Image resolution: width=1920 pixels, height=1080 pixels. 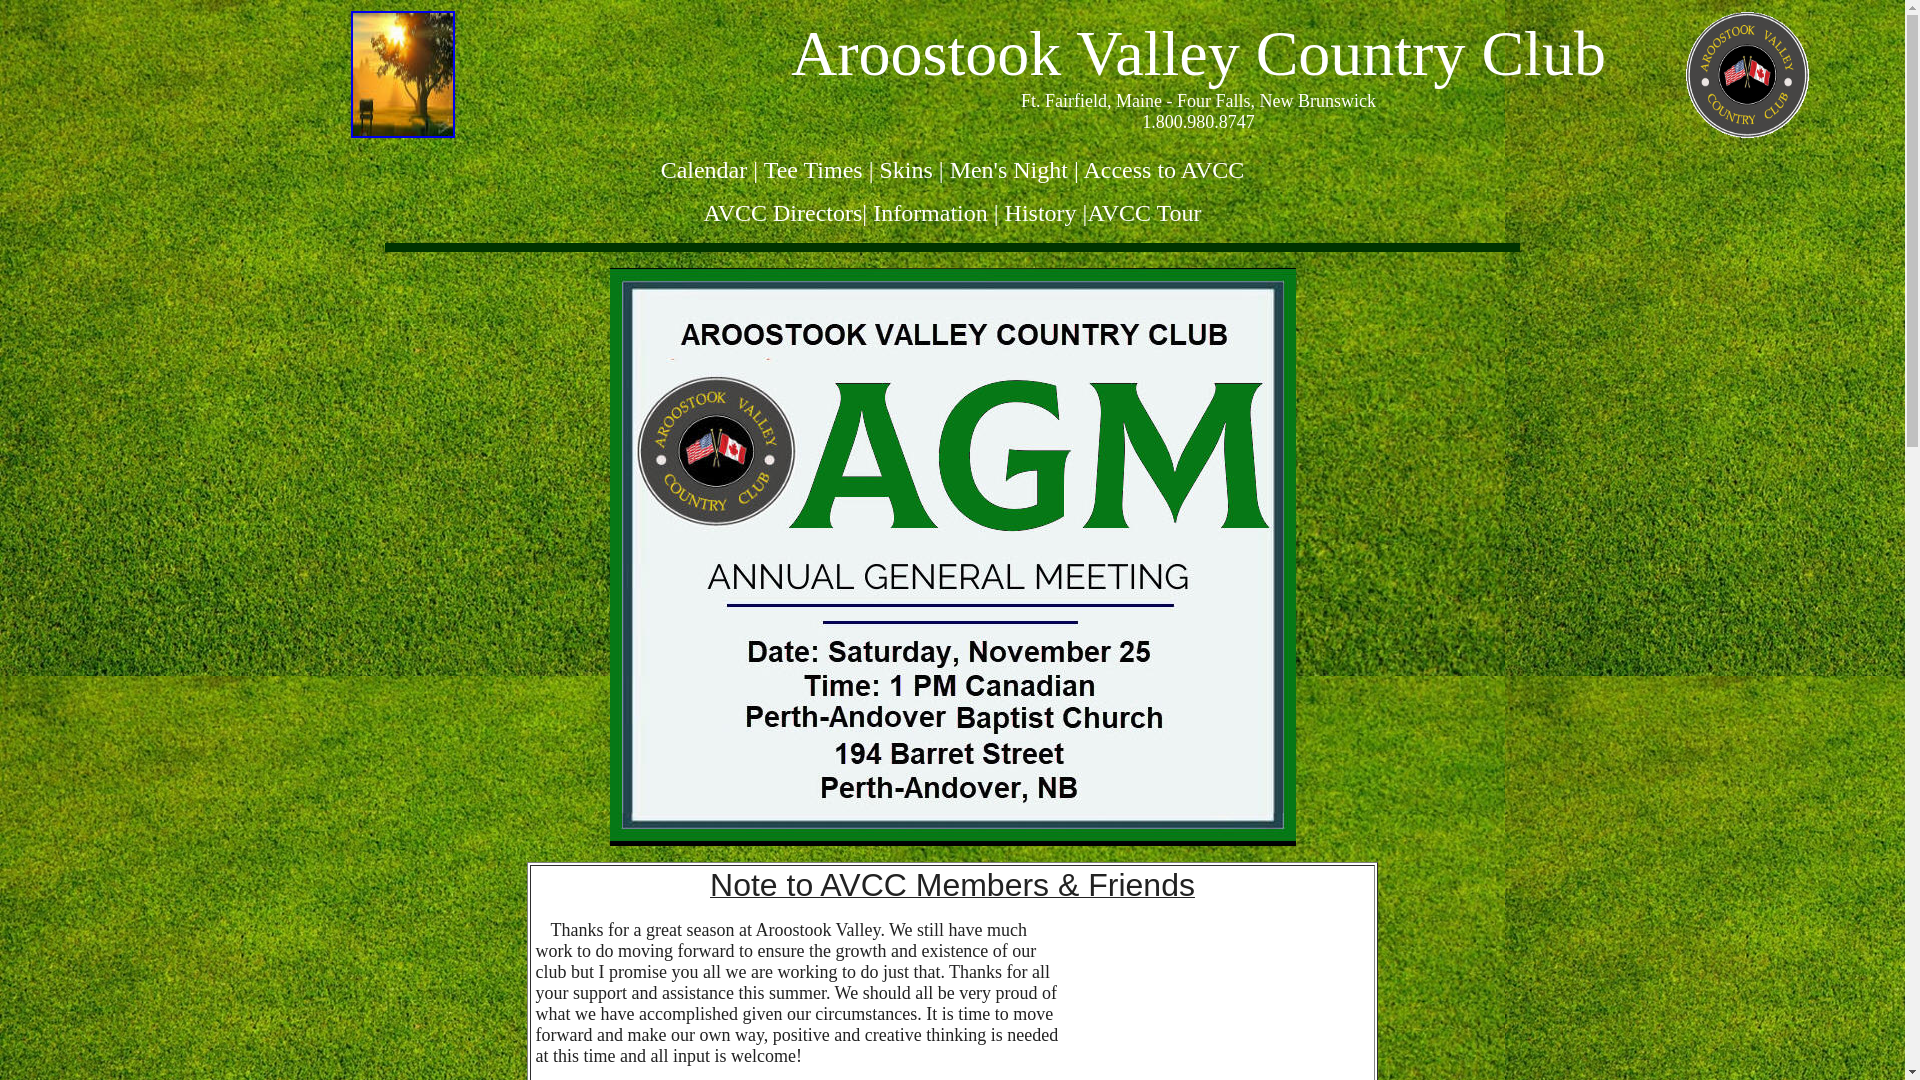 What do you see at coordinates (781, 212) in the screenshot?
I see `'AVCC Directors'` at bounding box center [781, 212].